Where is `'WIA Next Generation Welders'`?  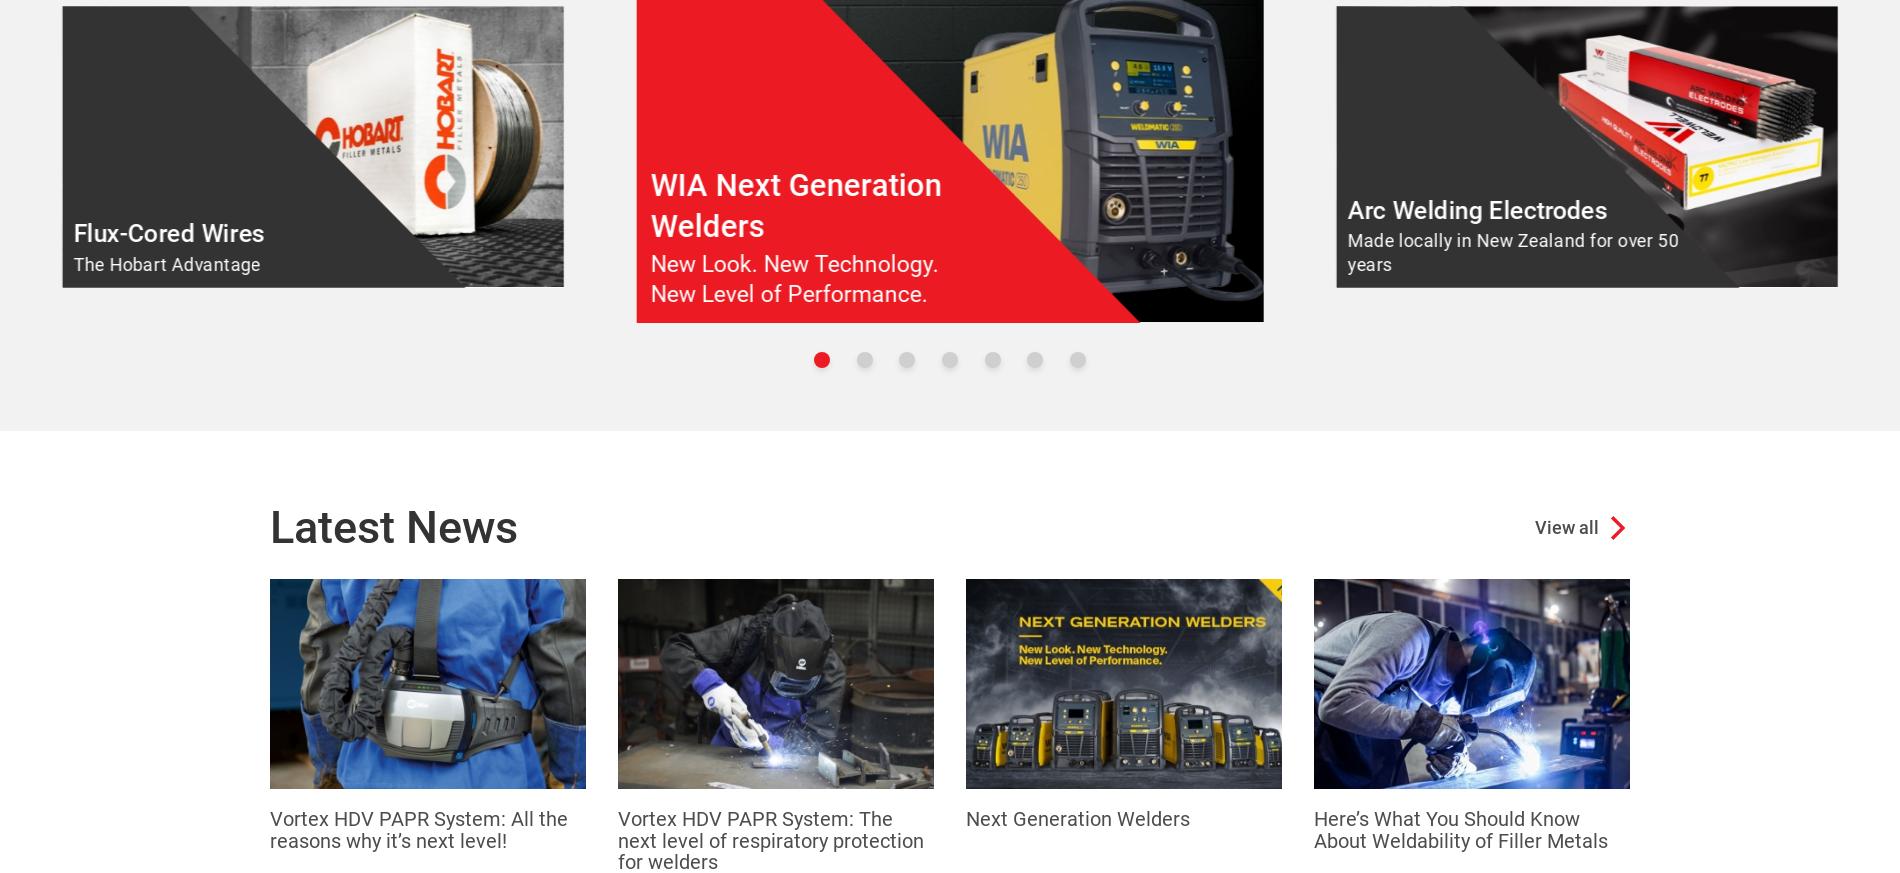
'WIA Next Generation Welders' is located at coordinates (794, 203).